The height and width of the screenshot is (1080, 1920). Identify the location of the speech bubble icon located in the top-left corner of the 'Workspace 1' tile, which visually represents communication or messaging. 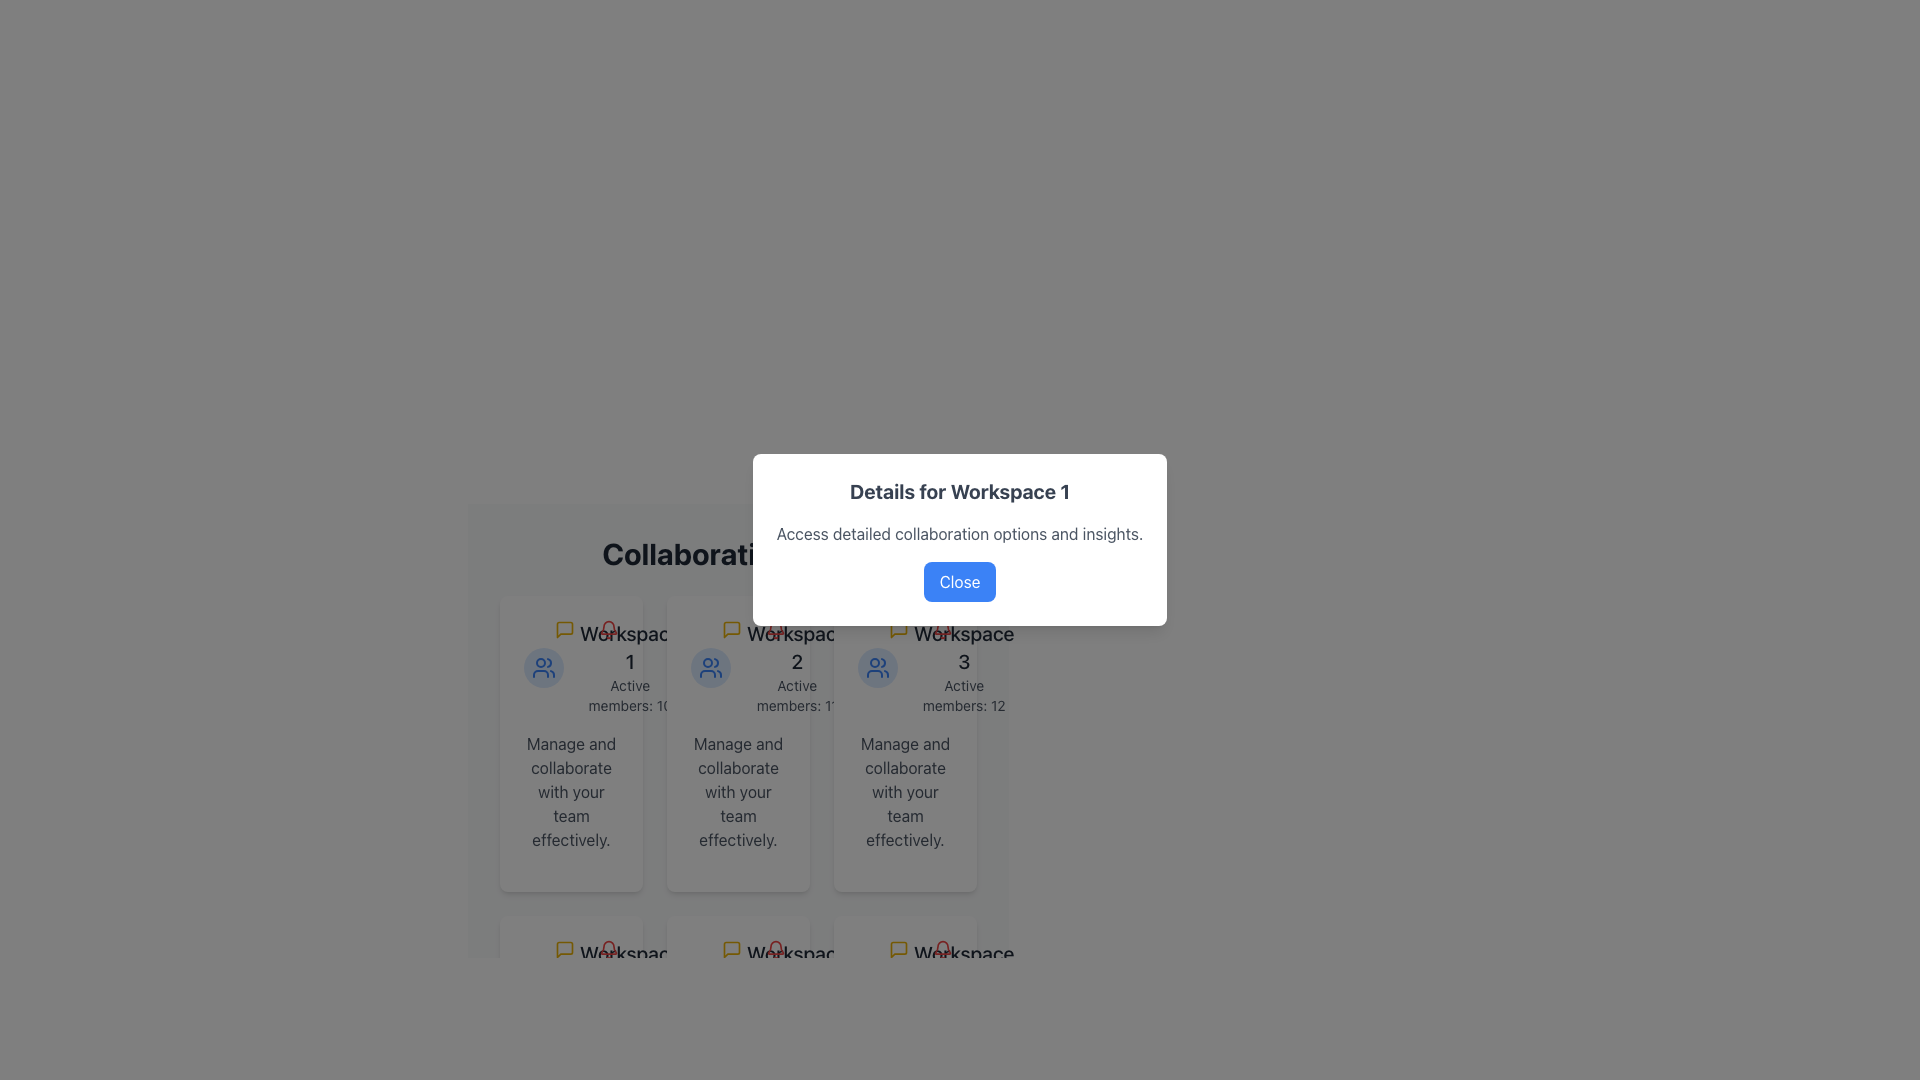
(564, 628).